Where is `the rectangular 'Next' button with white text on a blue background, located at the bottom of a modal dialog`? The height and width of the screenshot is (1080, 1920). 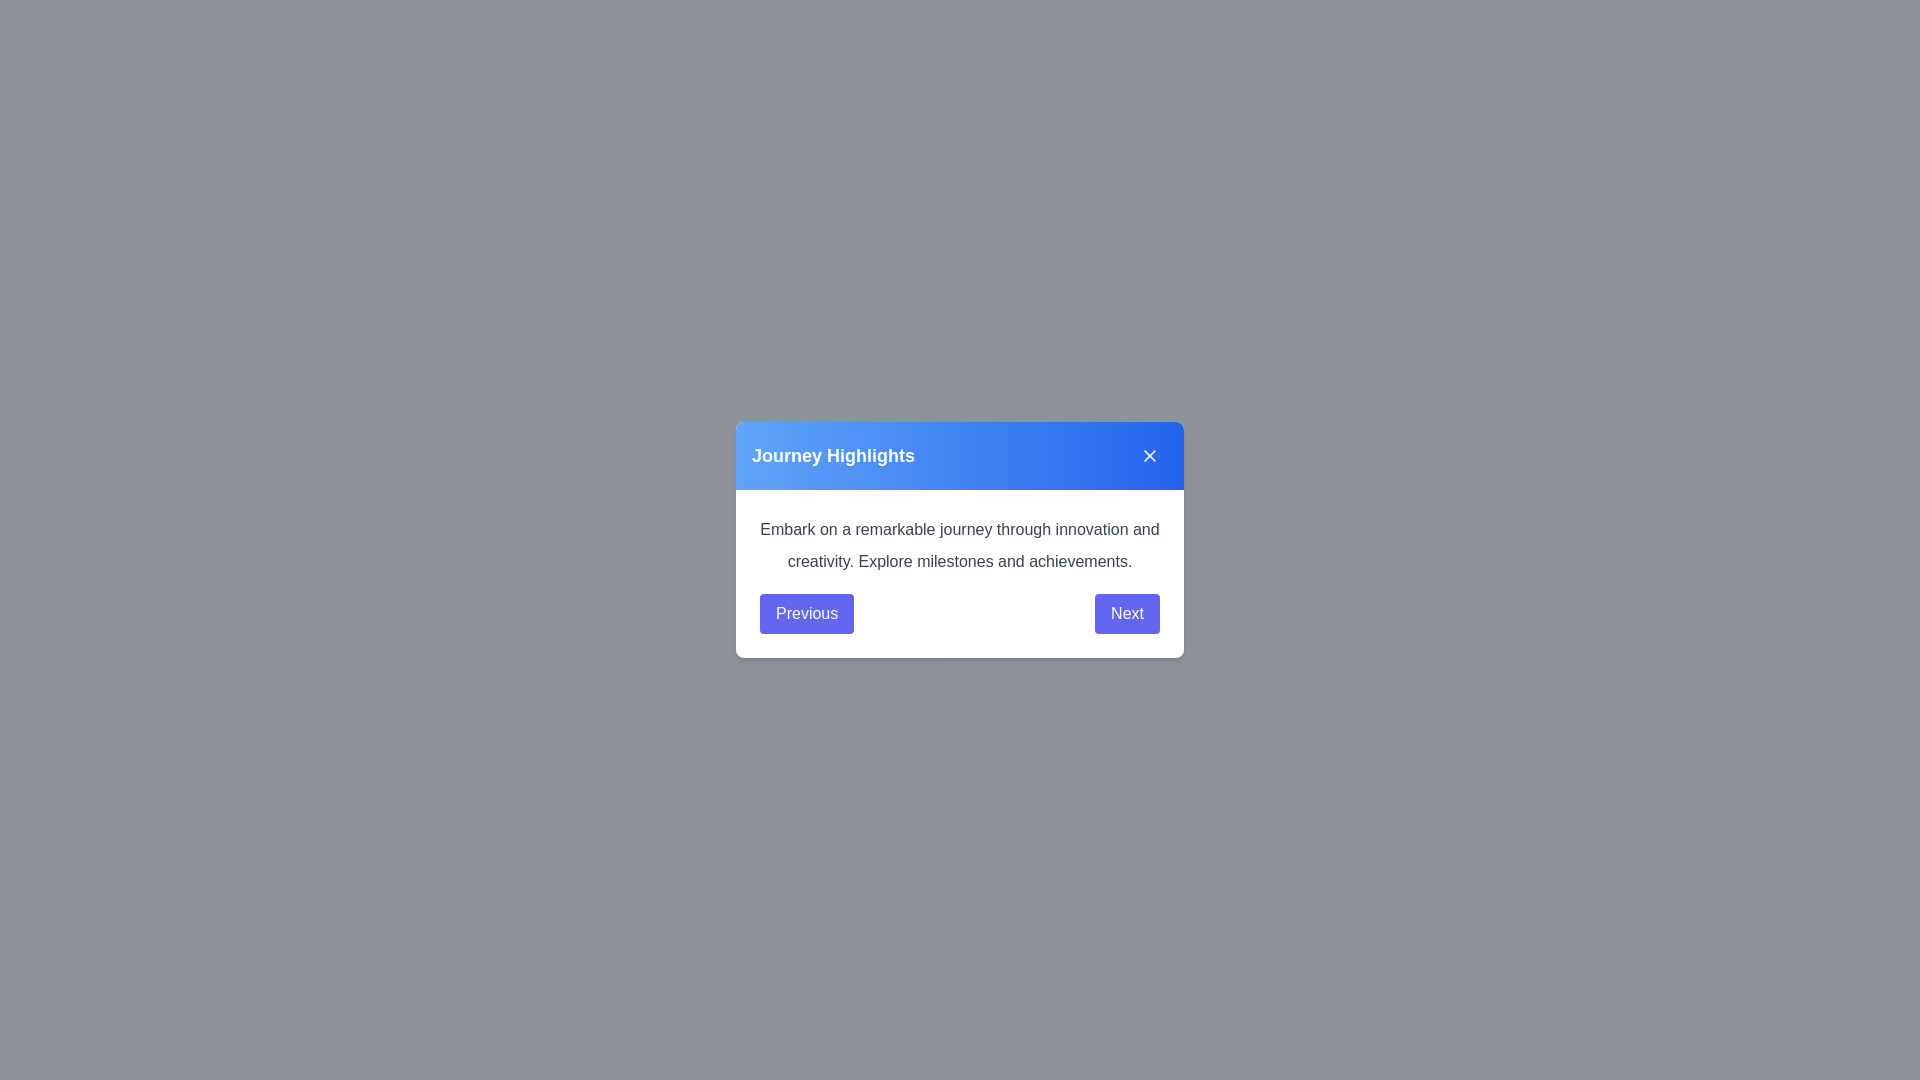 the rectangular 'Next' button with white text on a blue background, located at the bottom of a modal dialog is located at coordinates (1127, 612).